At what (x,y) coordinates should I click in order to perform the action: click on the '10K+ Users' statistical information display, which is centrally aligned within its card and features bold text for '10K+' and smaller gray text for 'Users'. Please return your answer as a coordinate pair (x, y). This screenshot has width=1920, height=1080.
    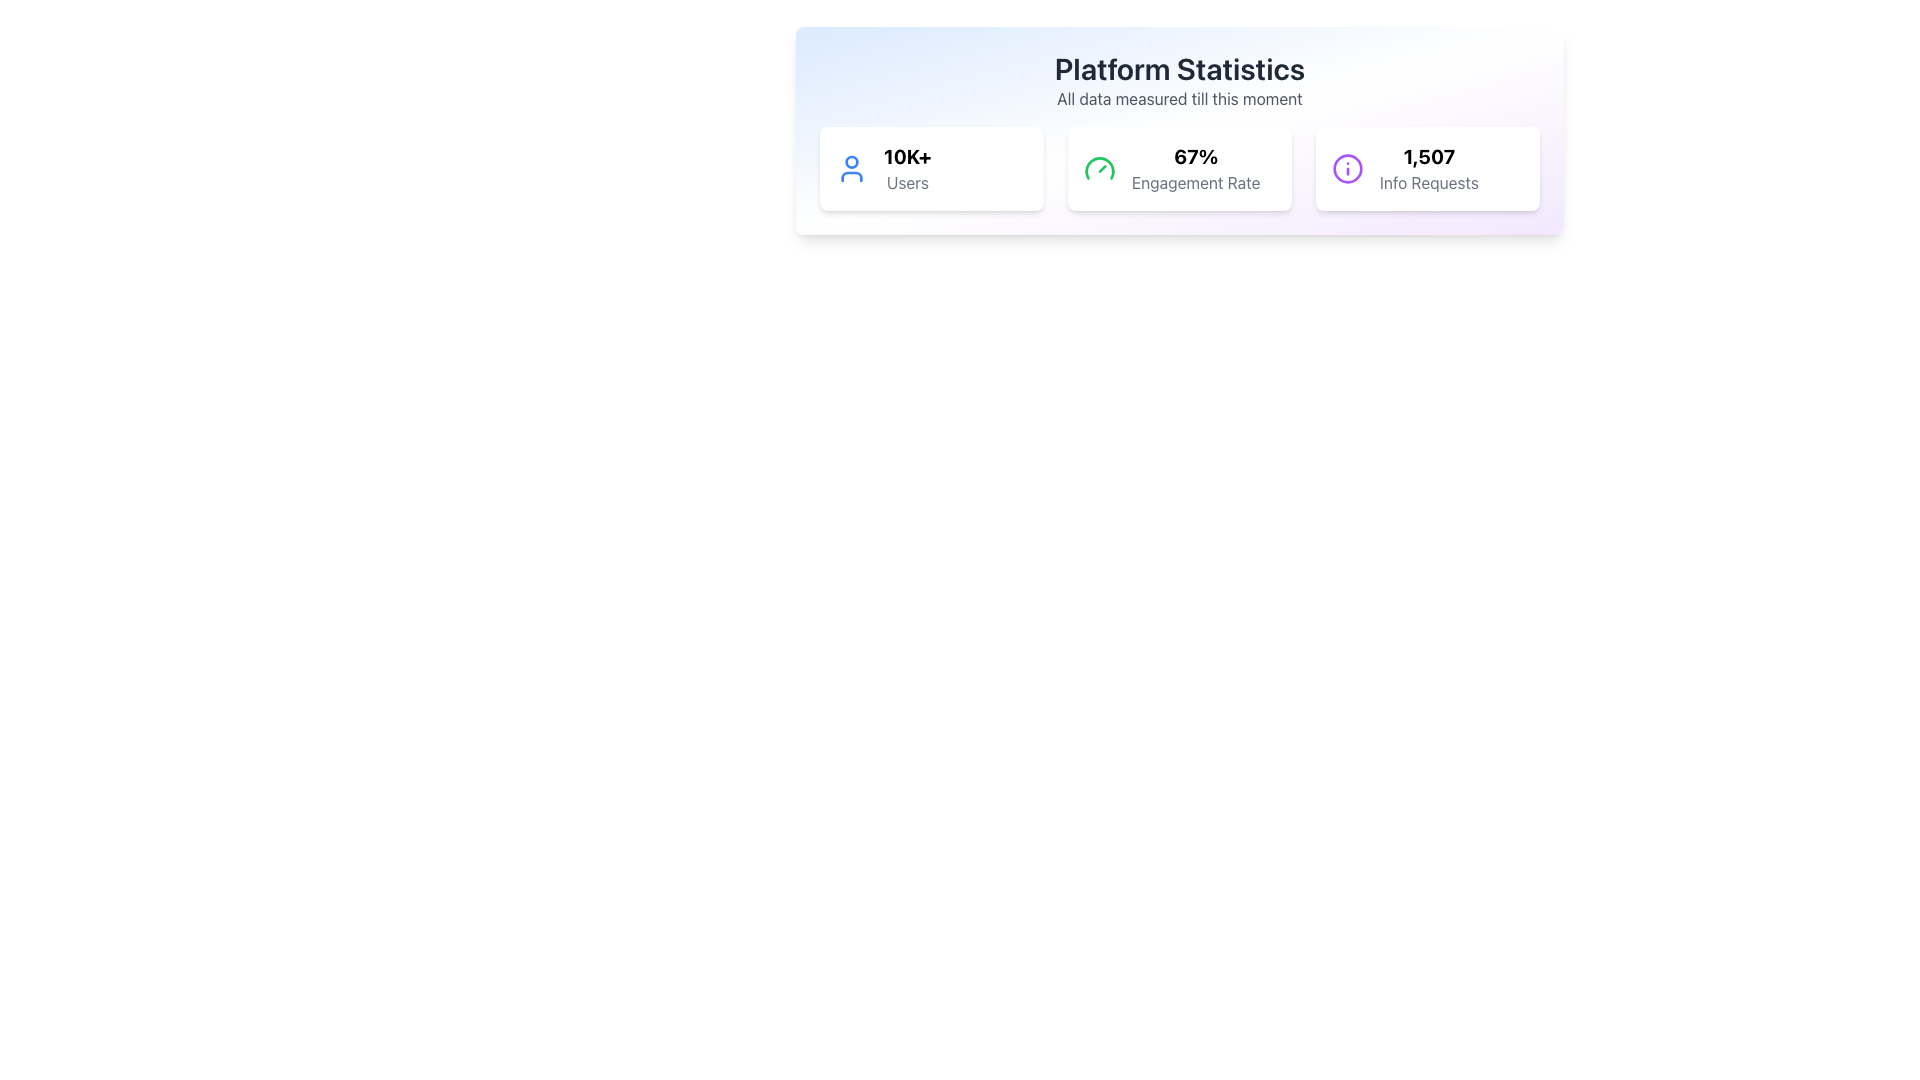
    Looking at the image, I should click on (906, 168).